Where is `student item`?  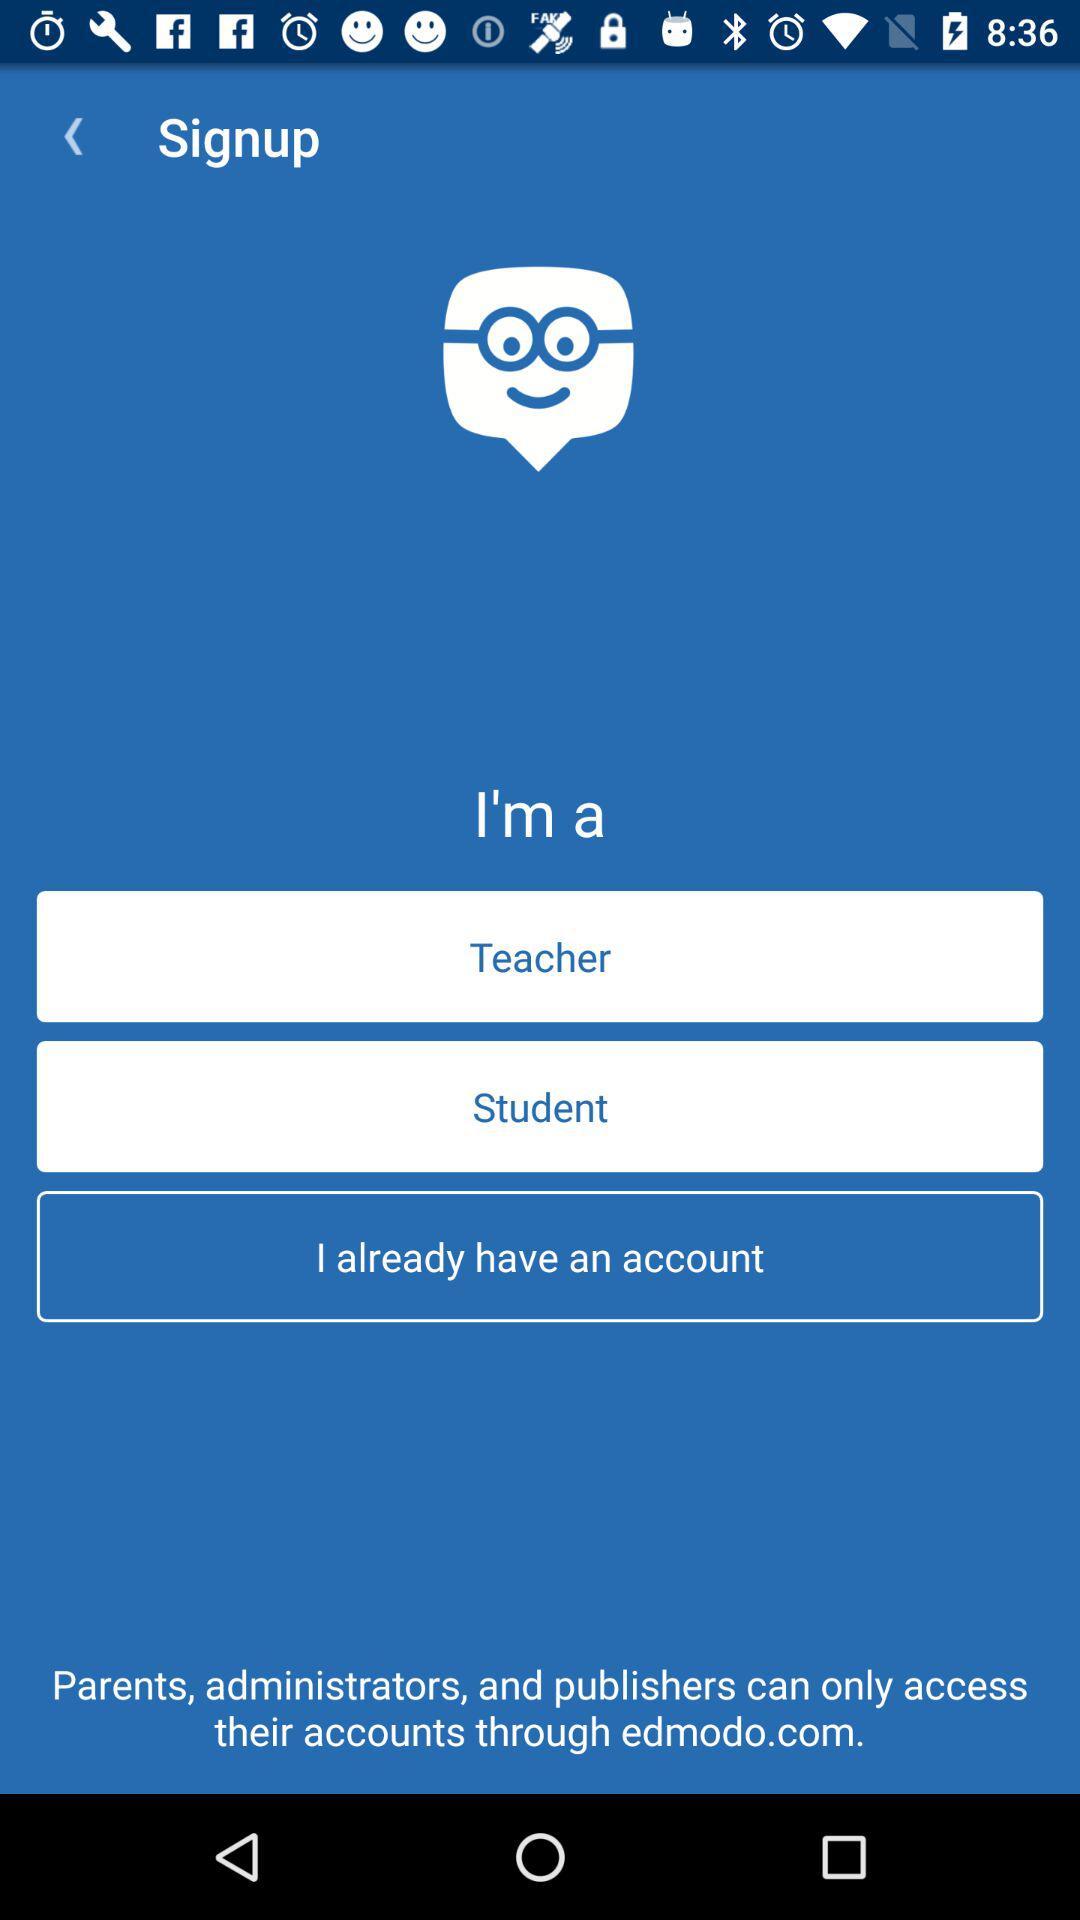 student item is located at coordinates (540, 1105).